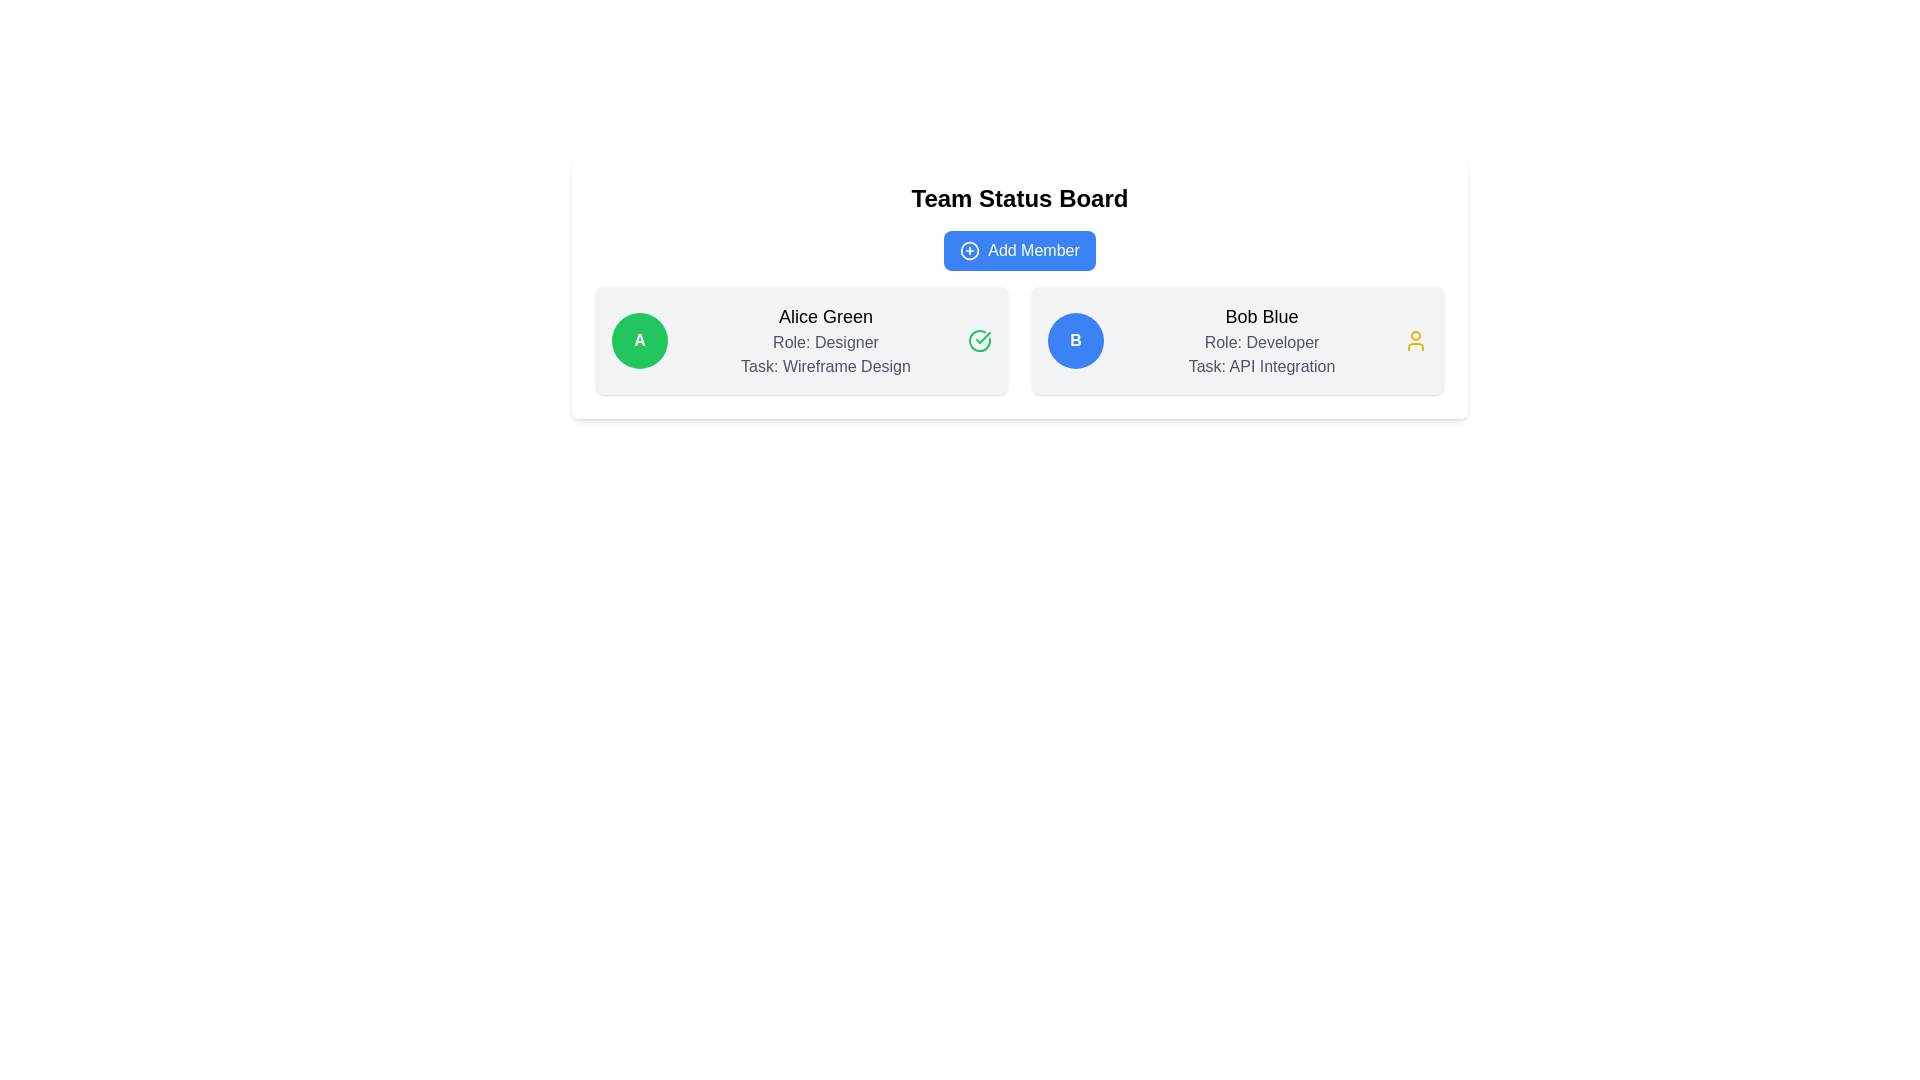 The image size is (1920, 1080). Describe the element at coordinates (1415, 339) in the screenshot. I see `the yellow user avatar icon located in the upper right corner of Bob Blue's card` at that location.